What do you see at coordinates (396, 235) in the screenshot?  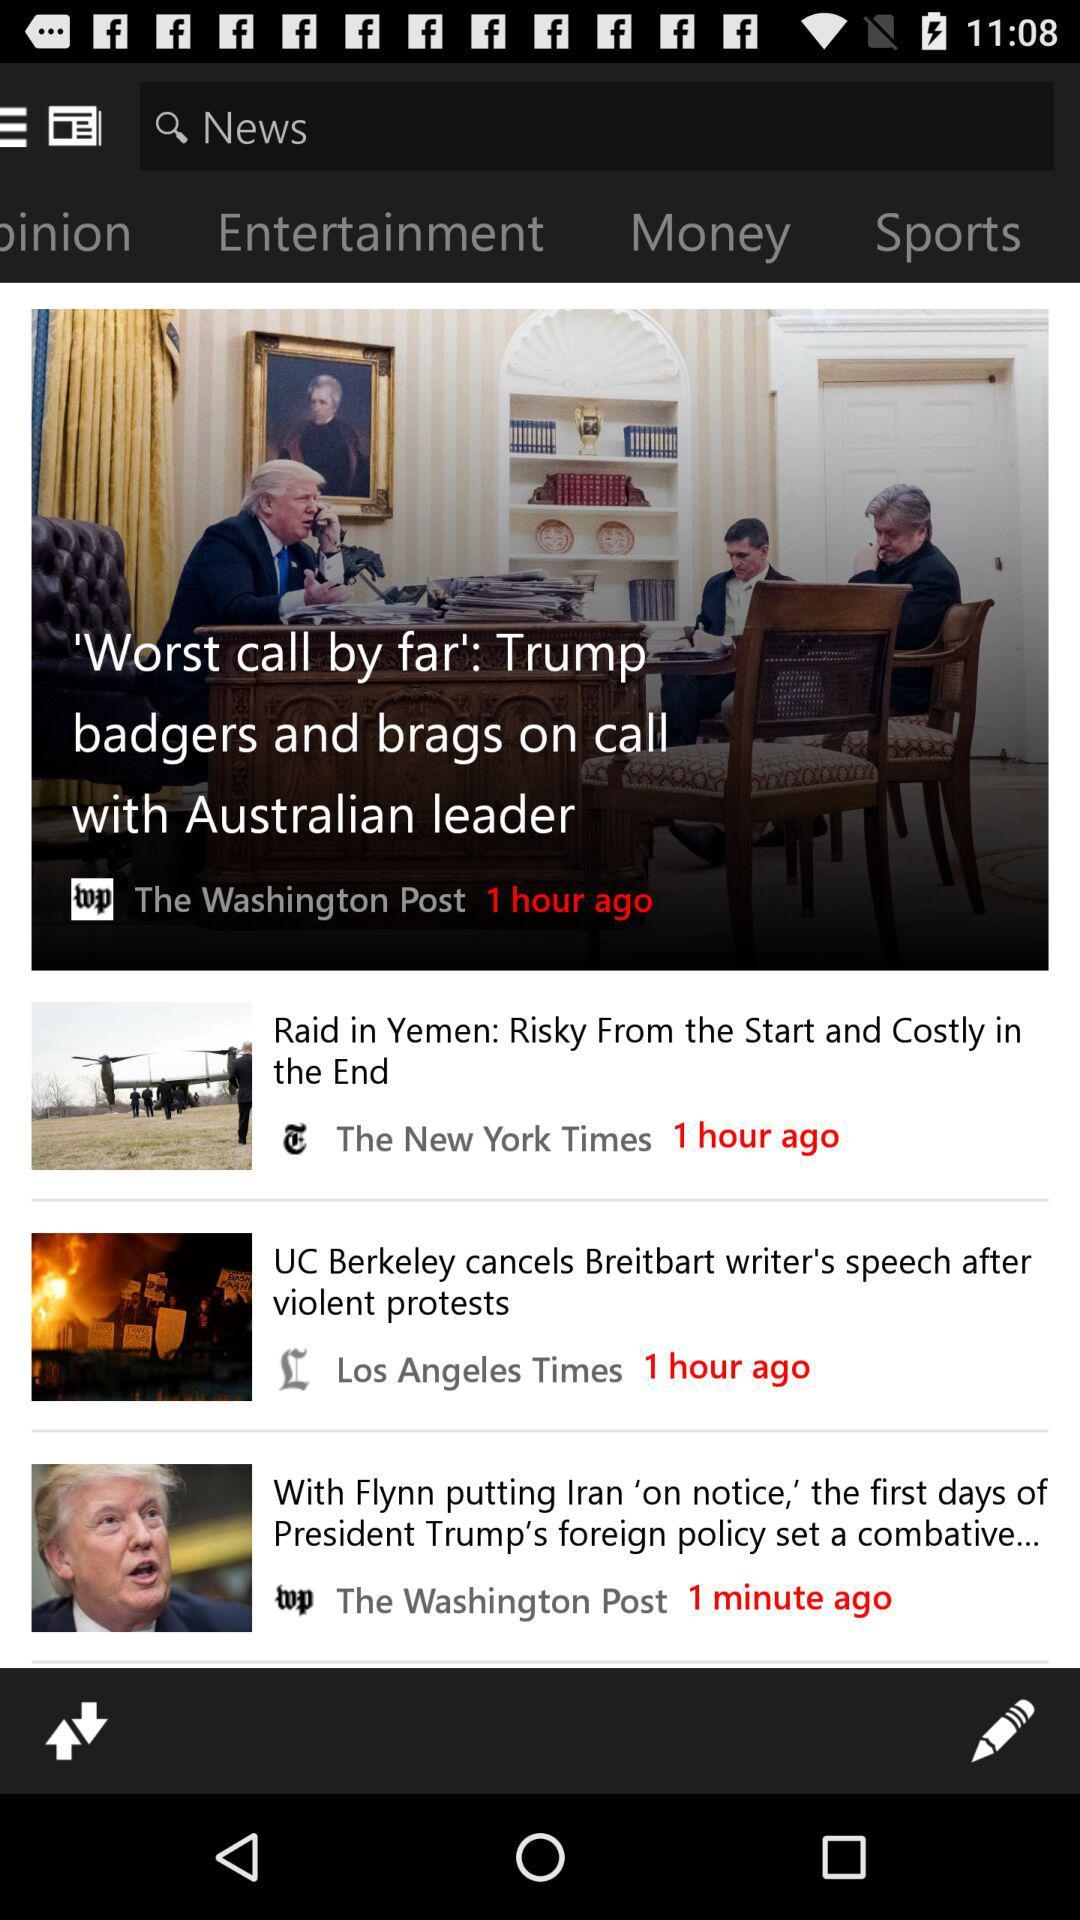 I see `icon to the right of the opinion icon` at bounding box center [396, 235].